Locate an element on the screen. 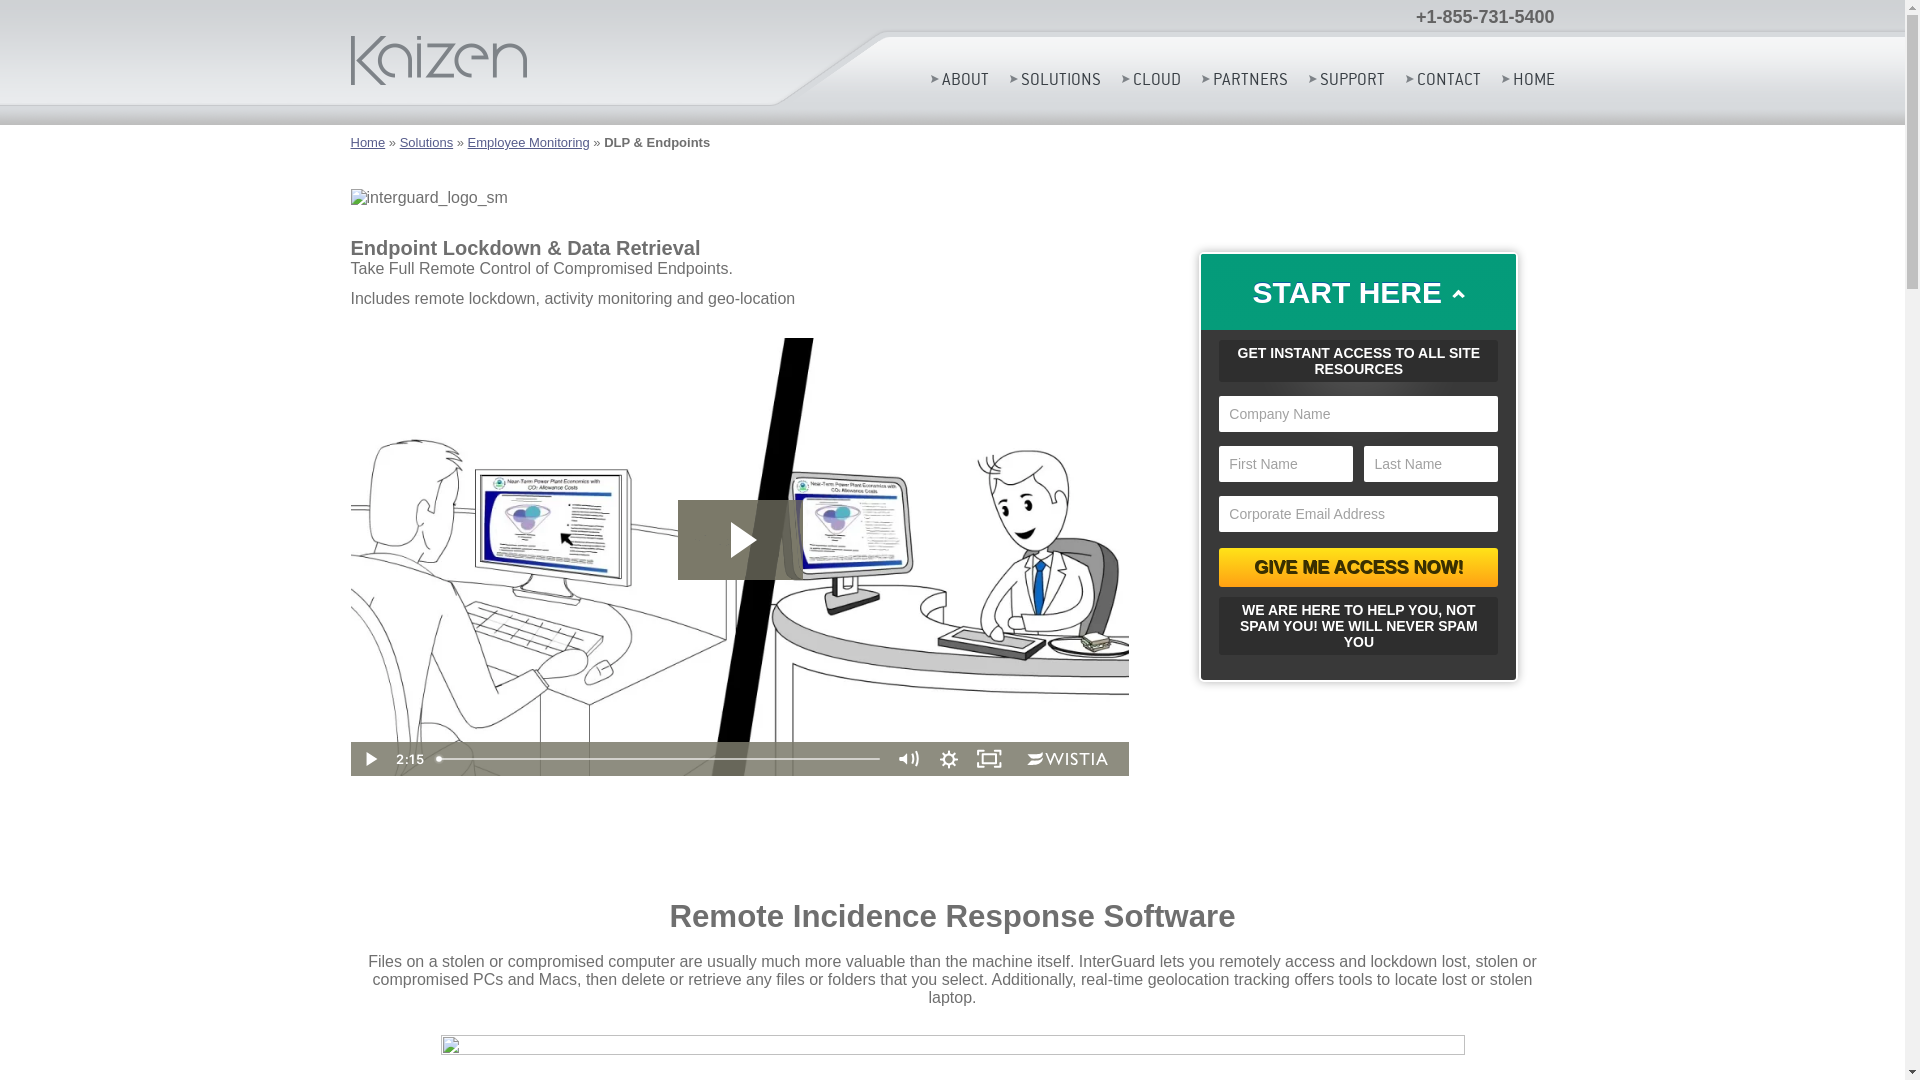 The height and width of the screenshot is (1080, 1920). 'Solutions' is located at coordinates (425, 141).